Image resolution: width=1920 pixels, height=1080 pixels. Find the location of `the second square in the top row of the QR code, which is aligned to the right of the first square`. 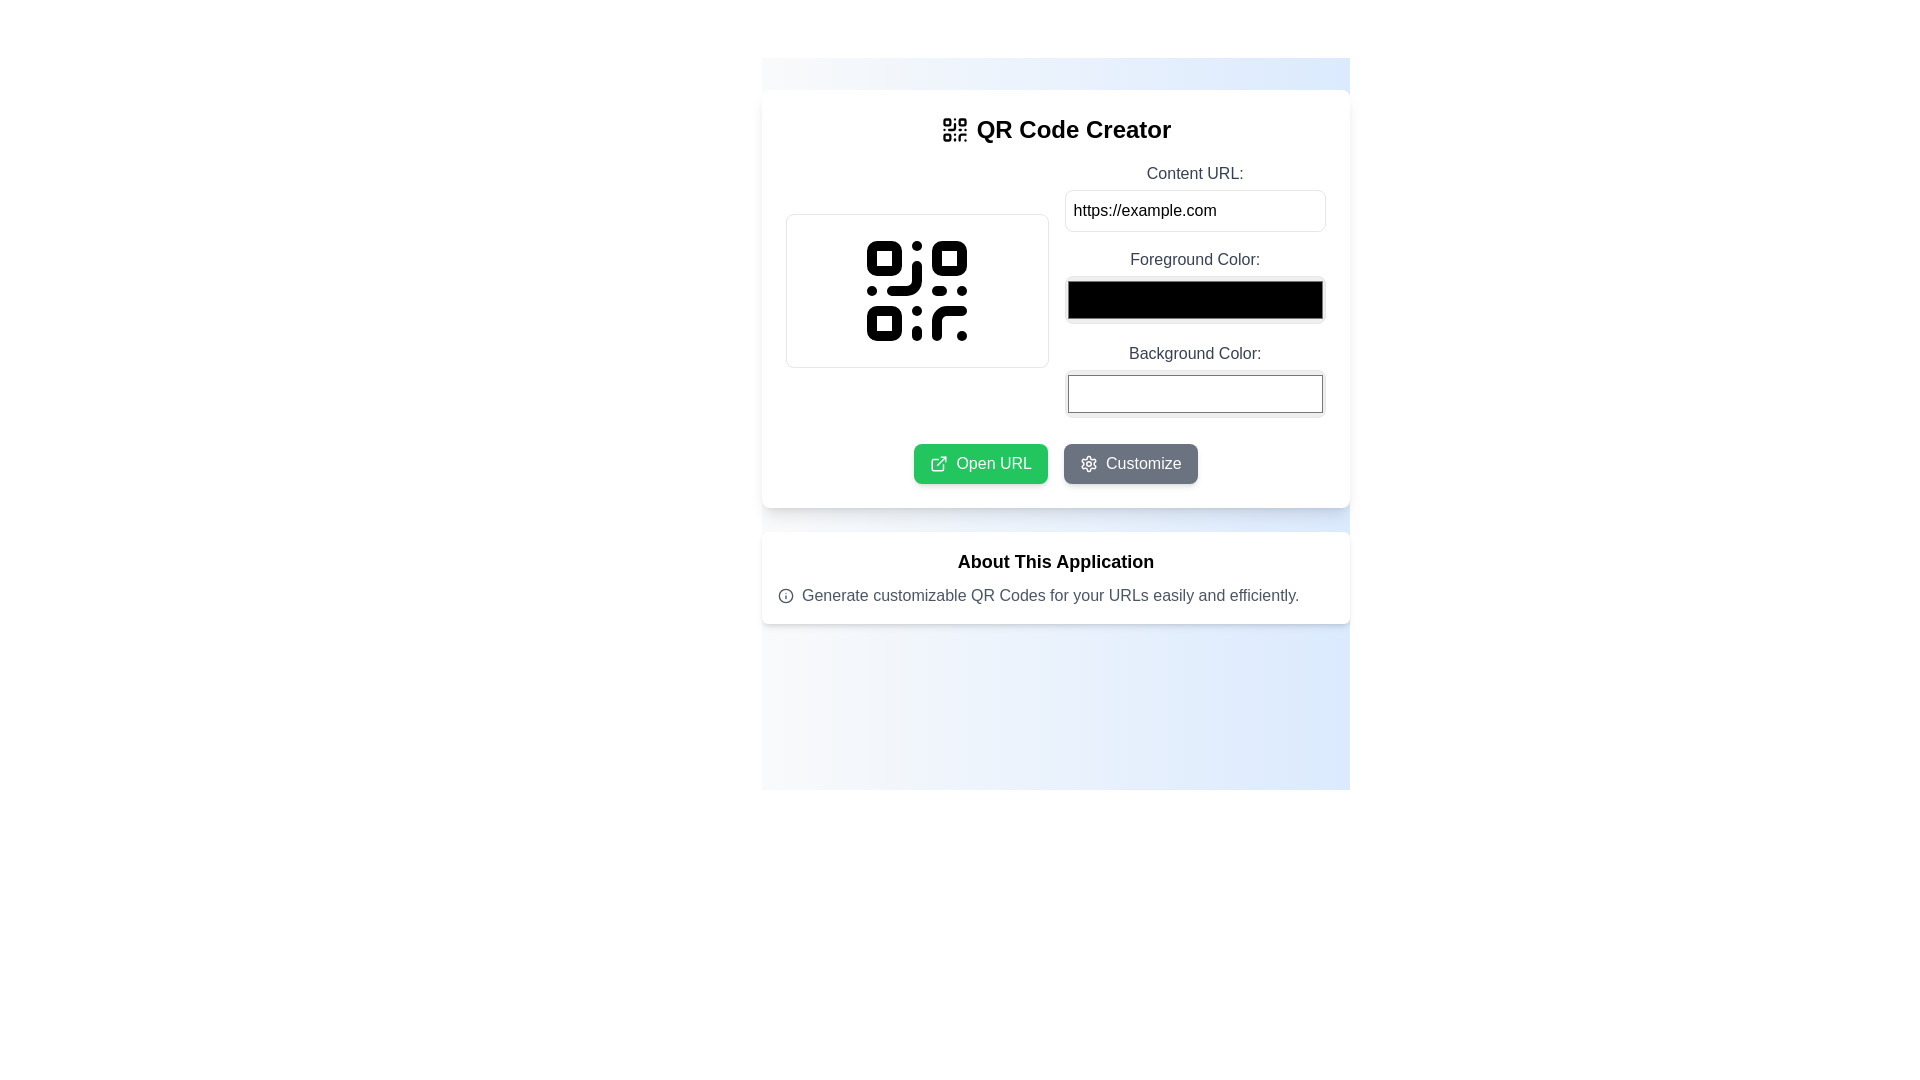

the second square in the top row of the QR code, which is aligned to the right of the first square is located at coordinates (948, 257).